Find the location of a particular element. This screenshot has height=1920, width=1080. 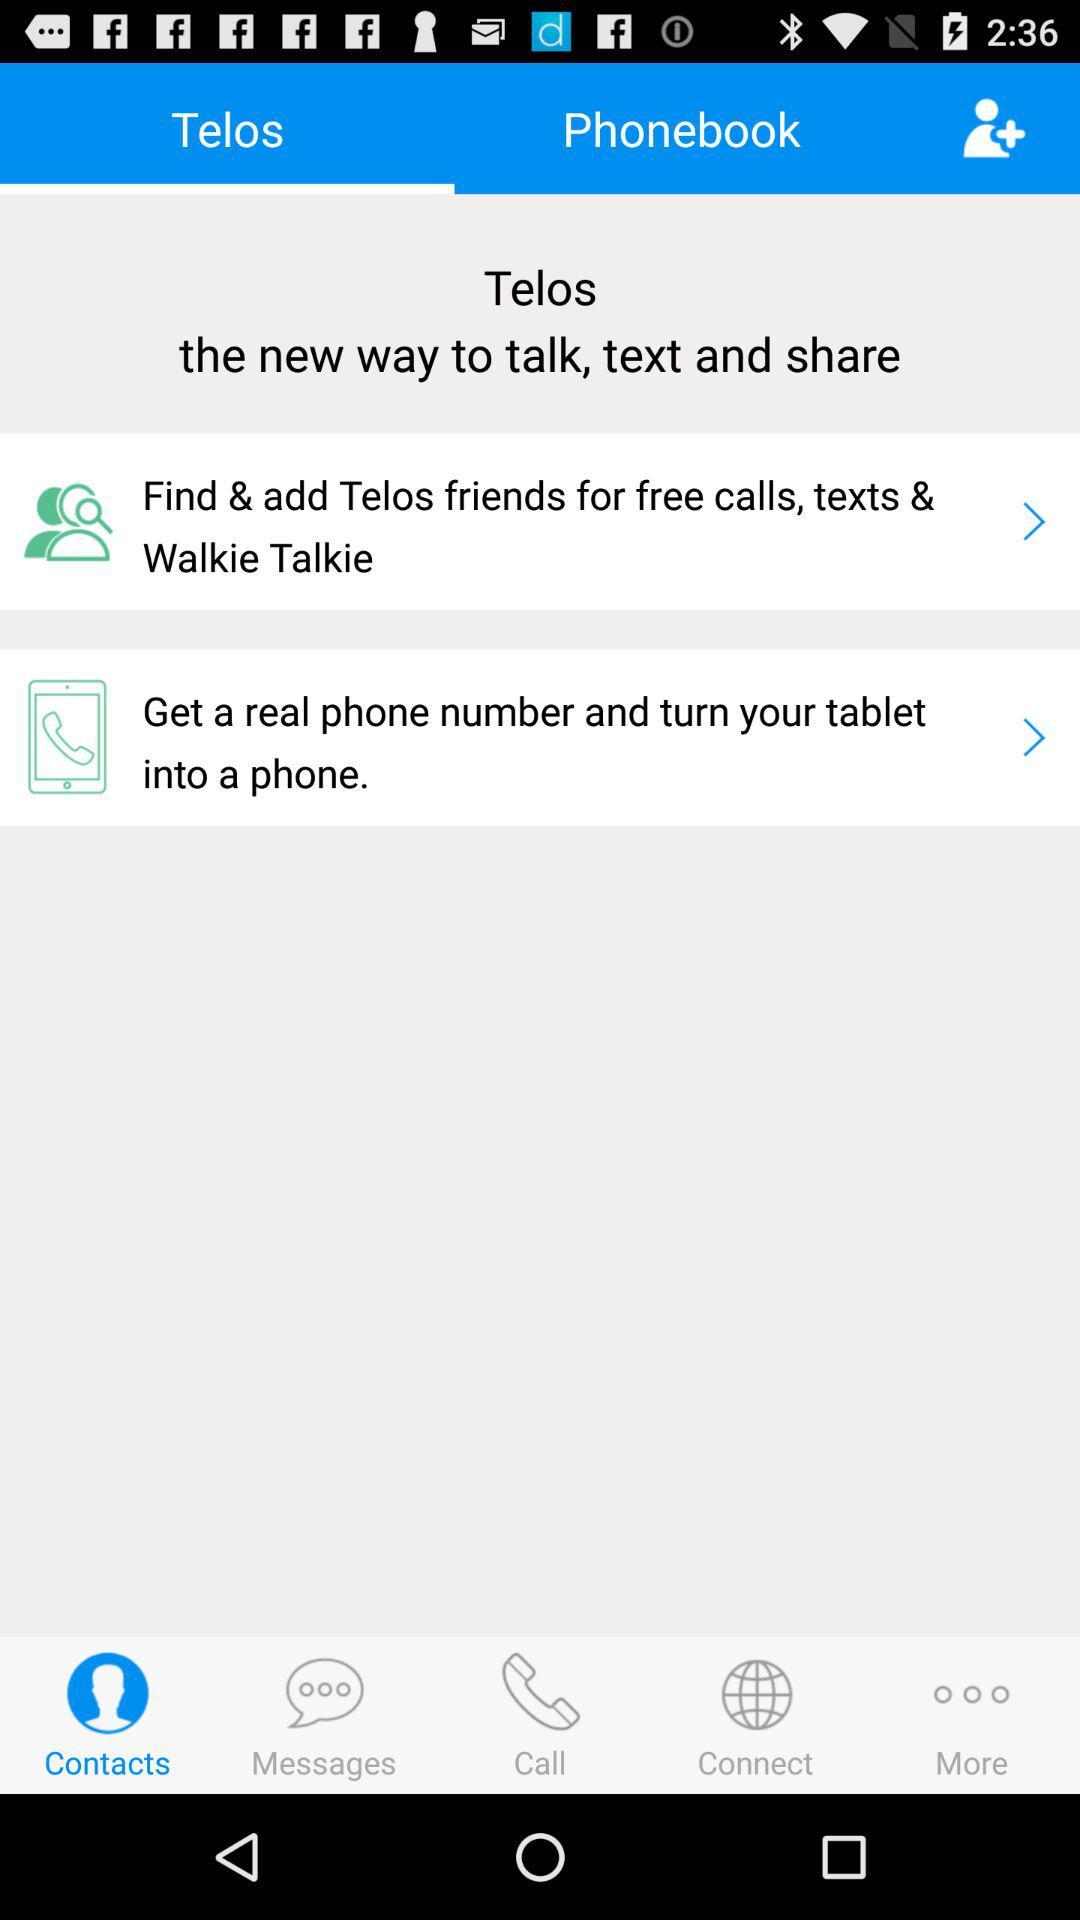

icon above the get a real item is located at coordinates (571, 521).